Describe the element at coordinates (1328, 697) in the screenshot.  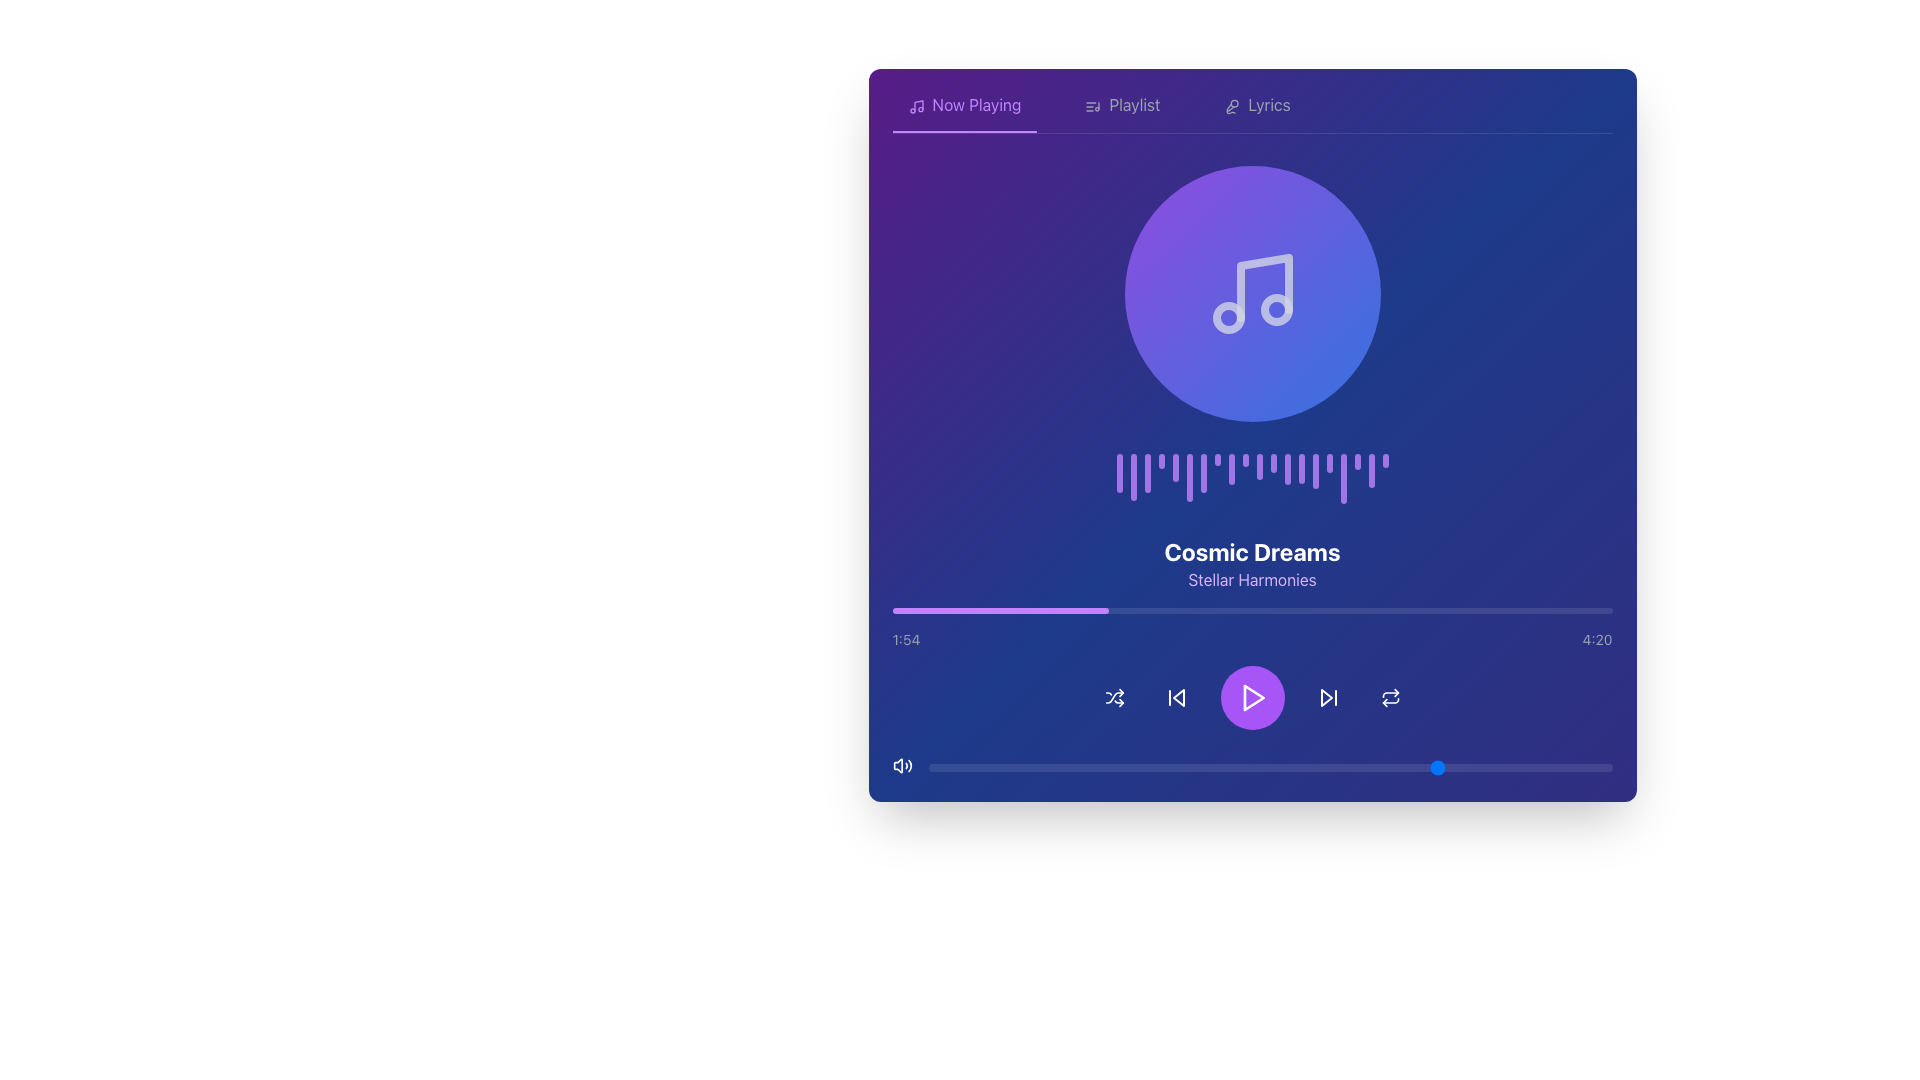
I see `the 'skip forward' button, which is located in the media controls section, to the right of the central play button and is the second icon from the left` at that location.